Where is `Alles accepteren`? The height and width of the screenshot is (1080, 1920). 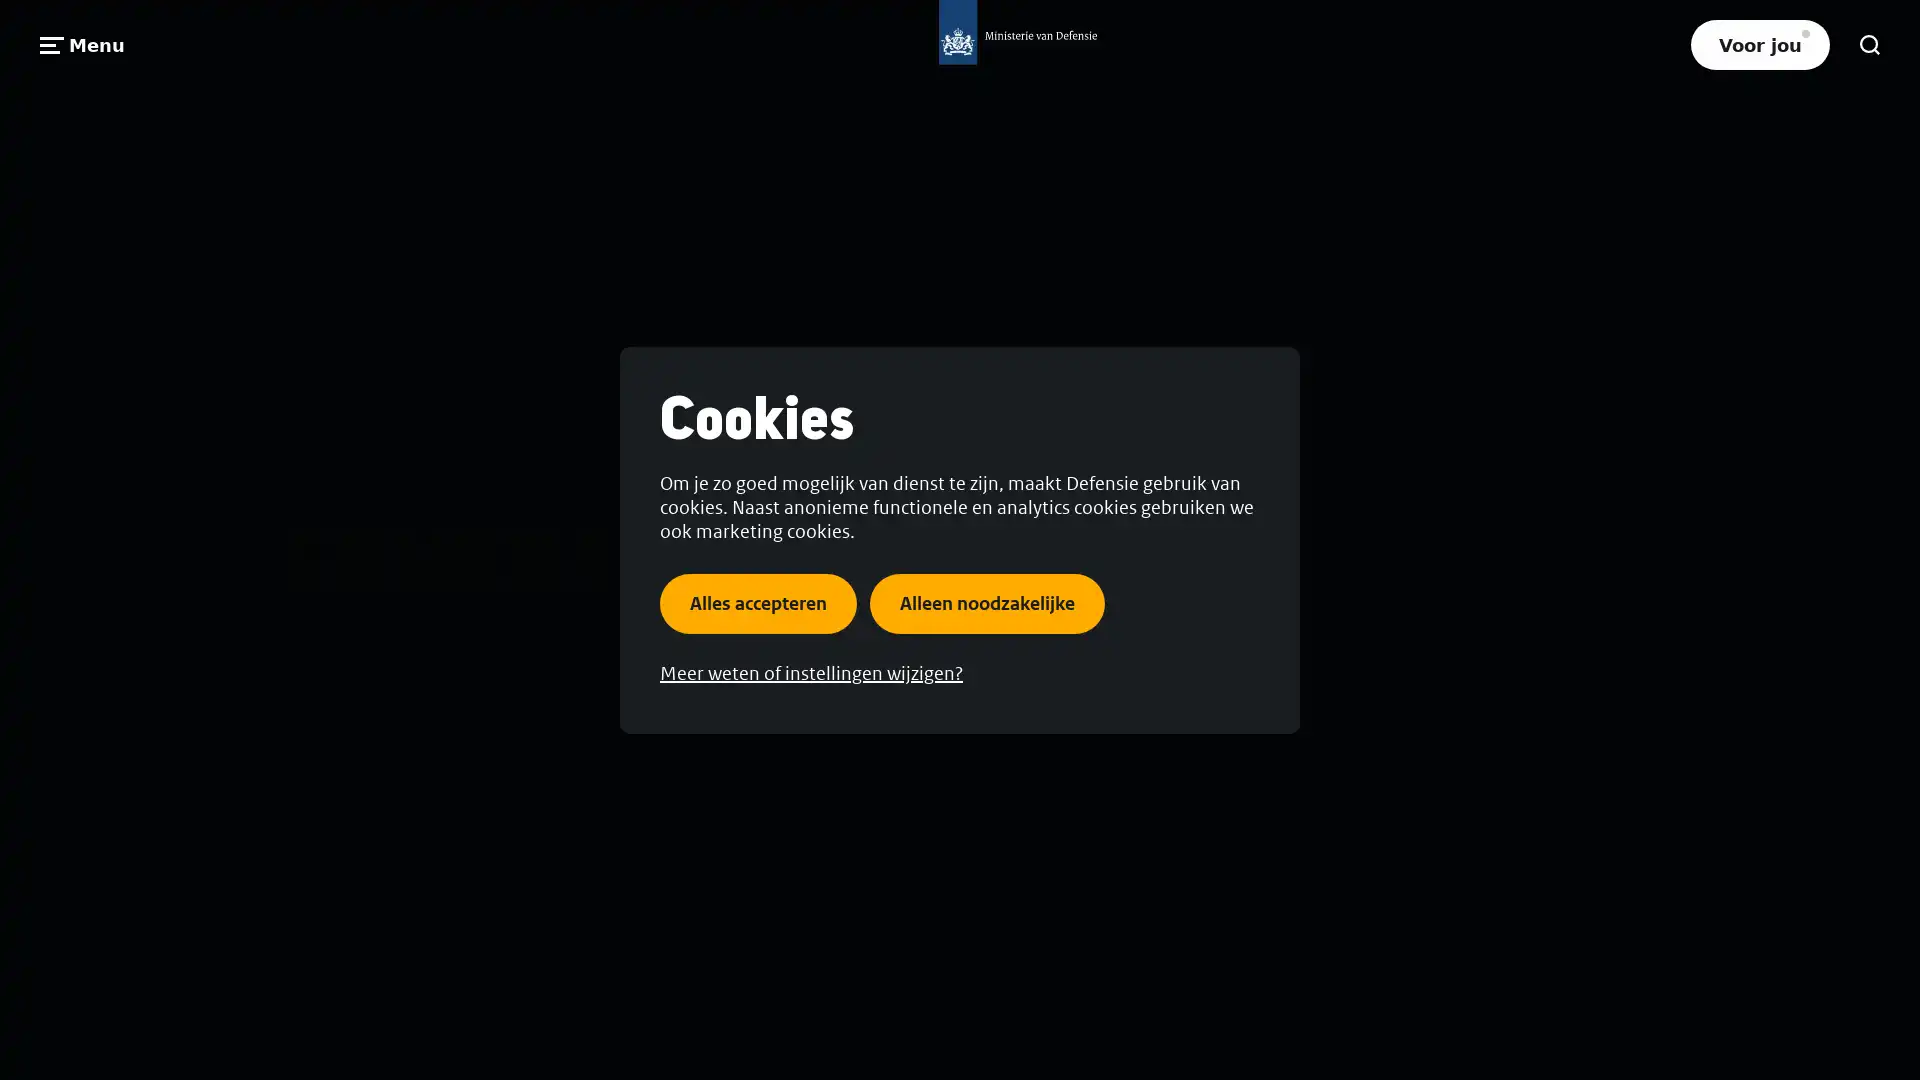
Alles accepteren is located at coordinates (757, 601).